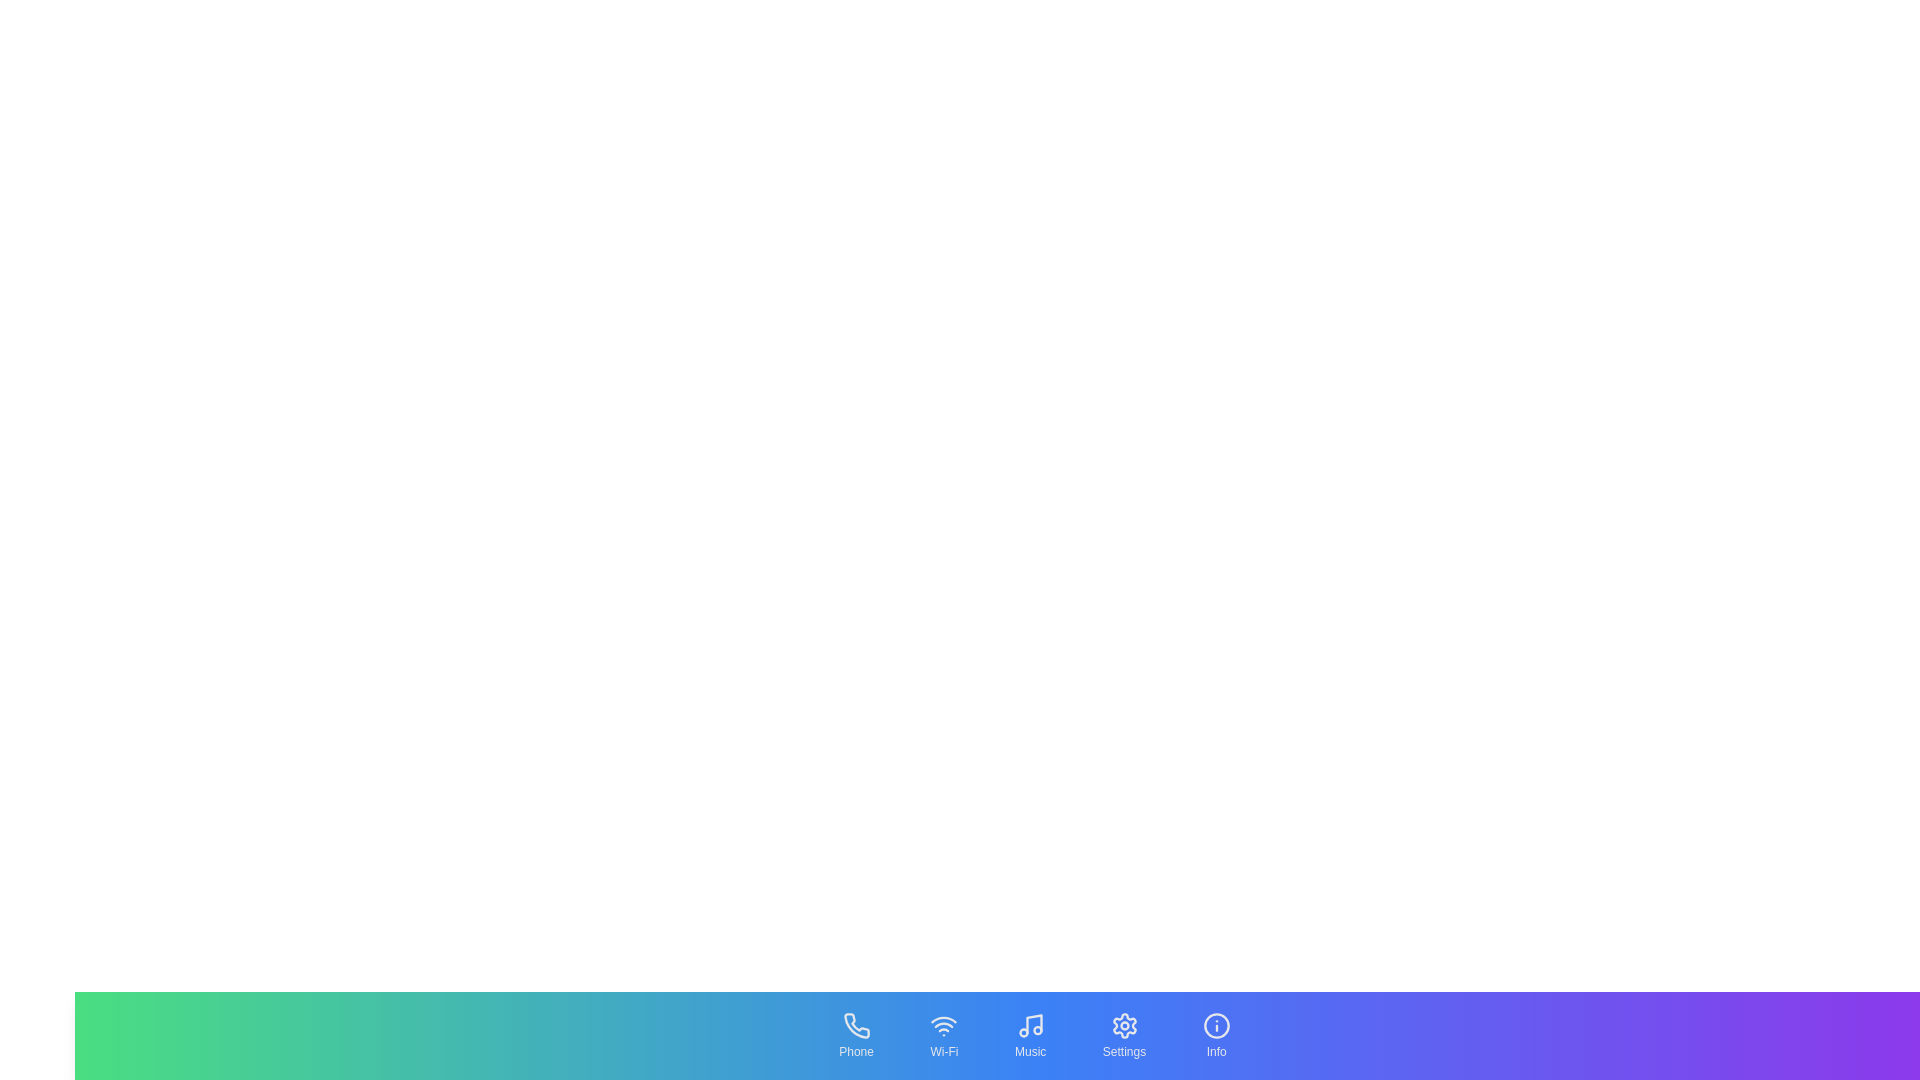 This screenshot has height=1080, width=1920. Describe the element at coordinates (1030, 1035) in the screenshot. I see `the navigation option Music` at that location.